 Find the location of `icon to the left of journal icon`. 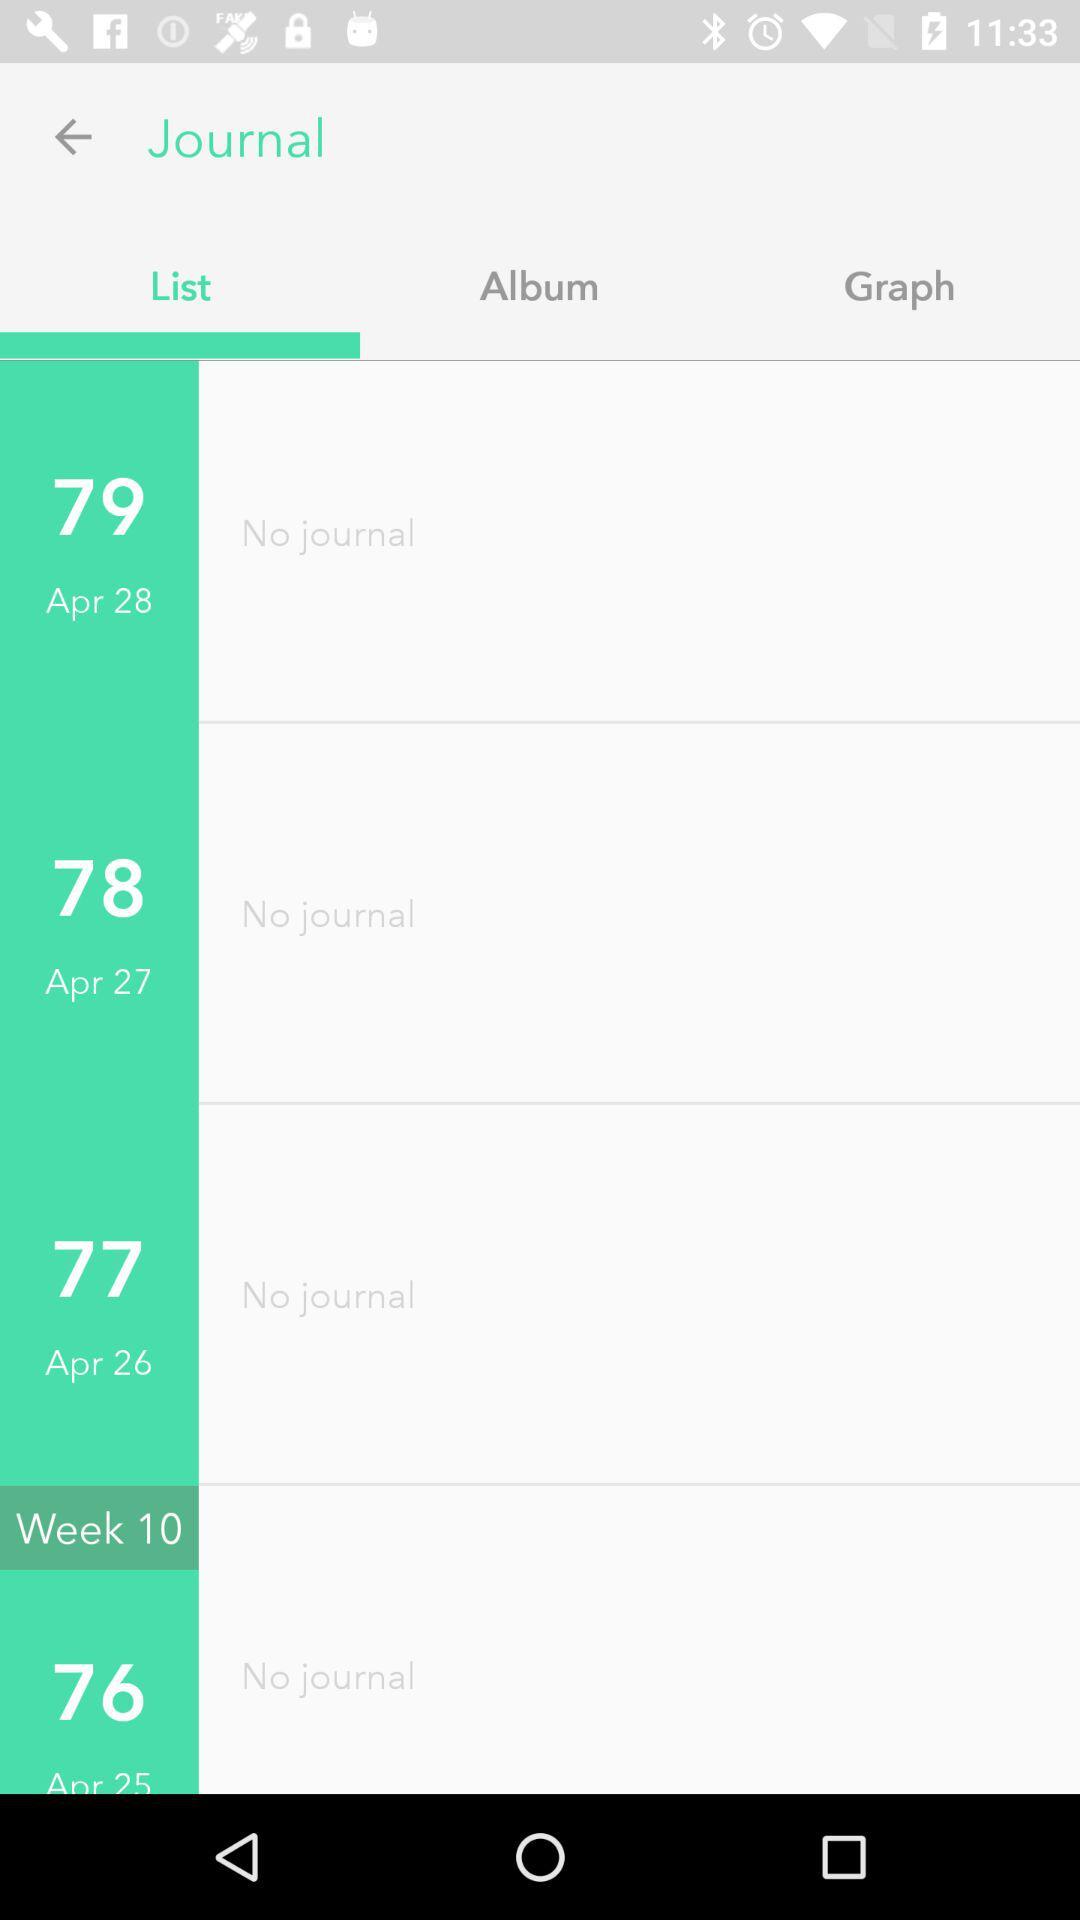

icon to the left of journal icon is located at coordinates (72, 135).